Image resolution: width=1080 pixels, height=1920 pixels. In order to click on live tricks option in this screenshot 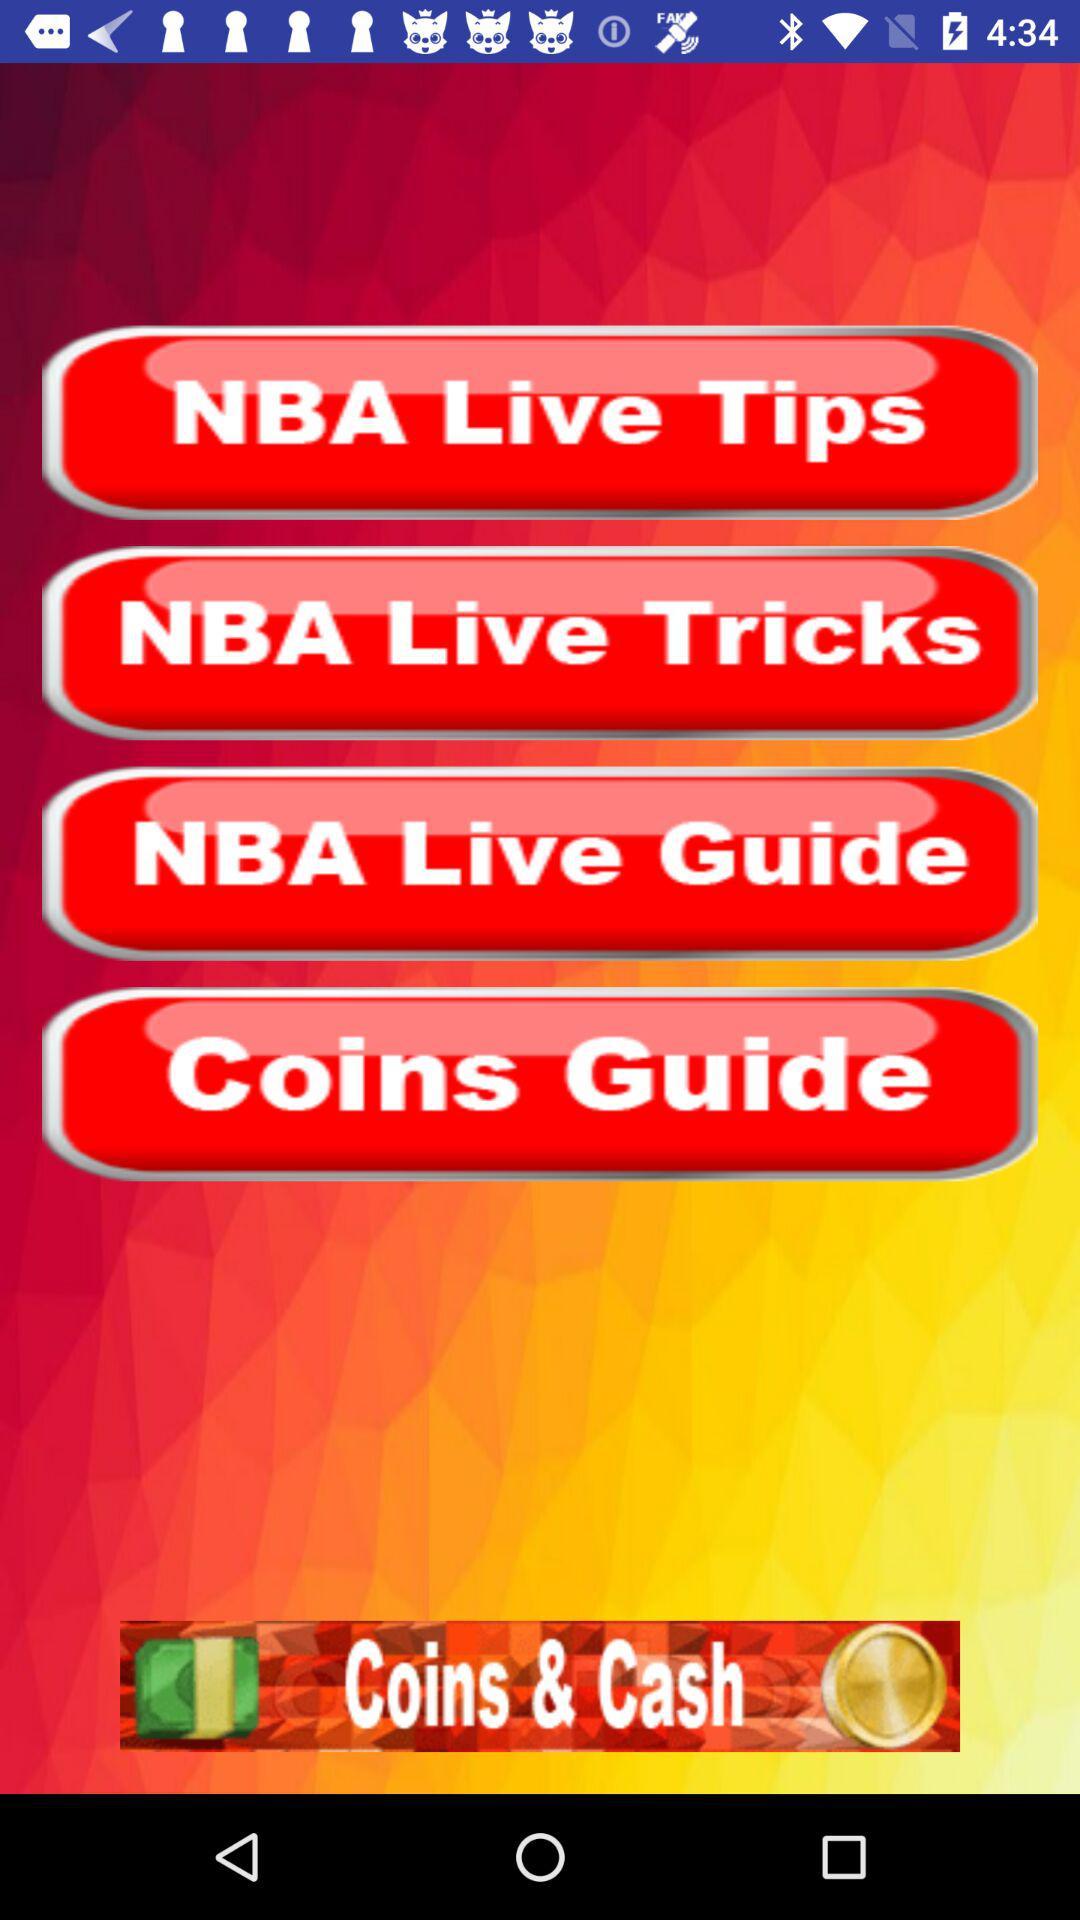, I will do `click(540, 643)`.